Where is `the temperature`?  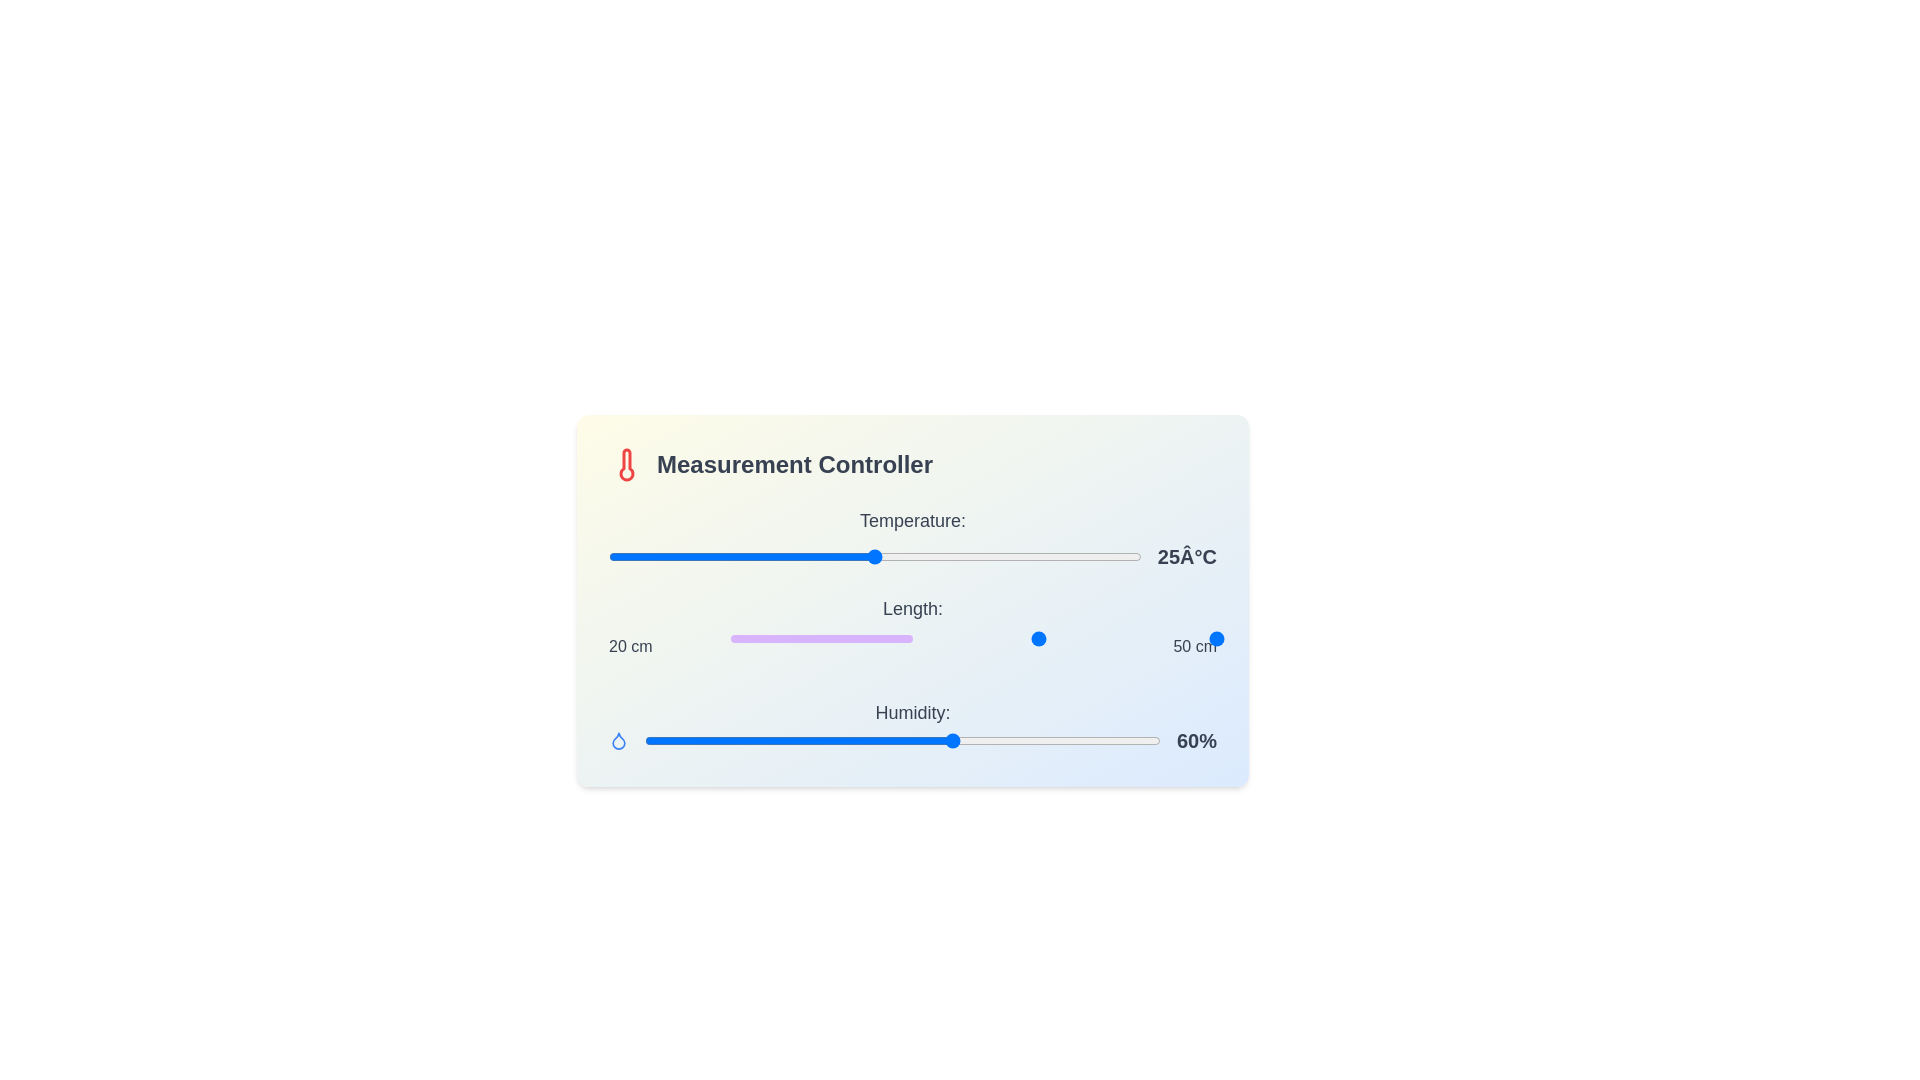
the temperature is located at coordinates (949, 556).